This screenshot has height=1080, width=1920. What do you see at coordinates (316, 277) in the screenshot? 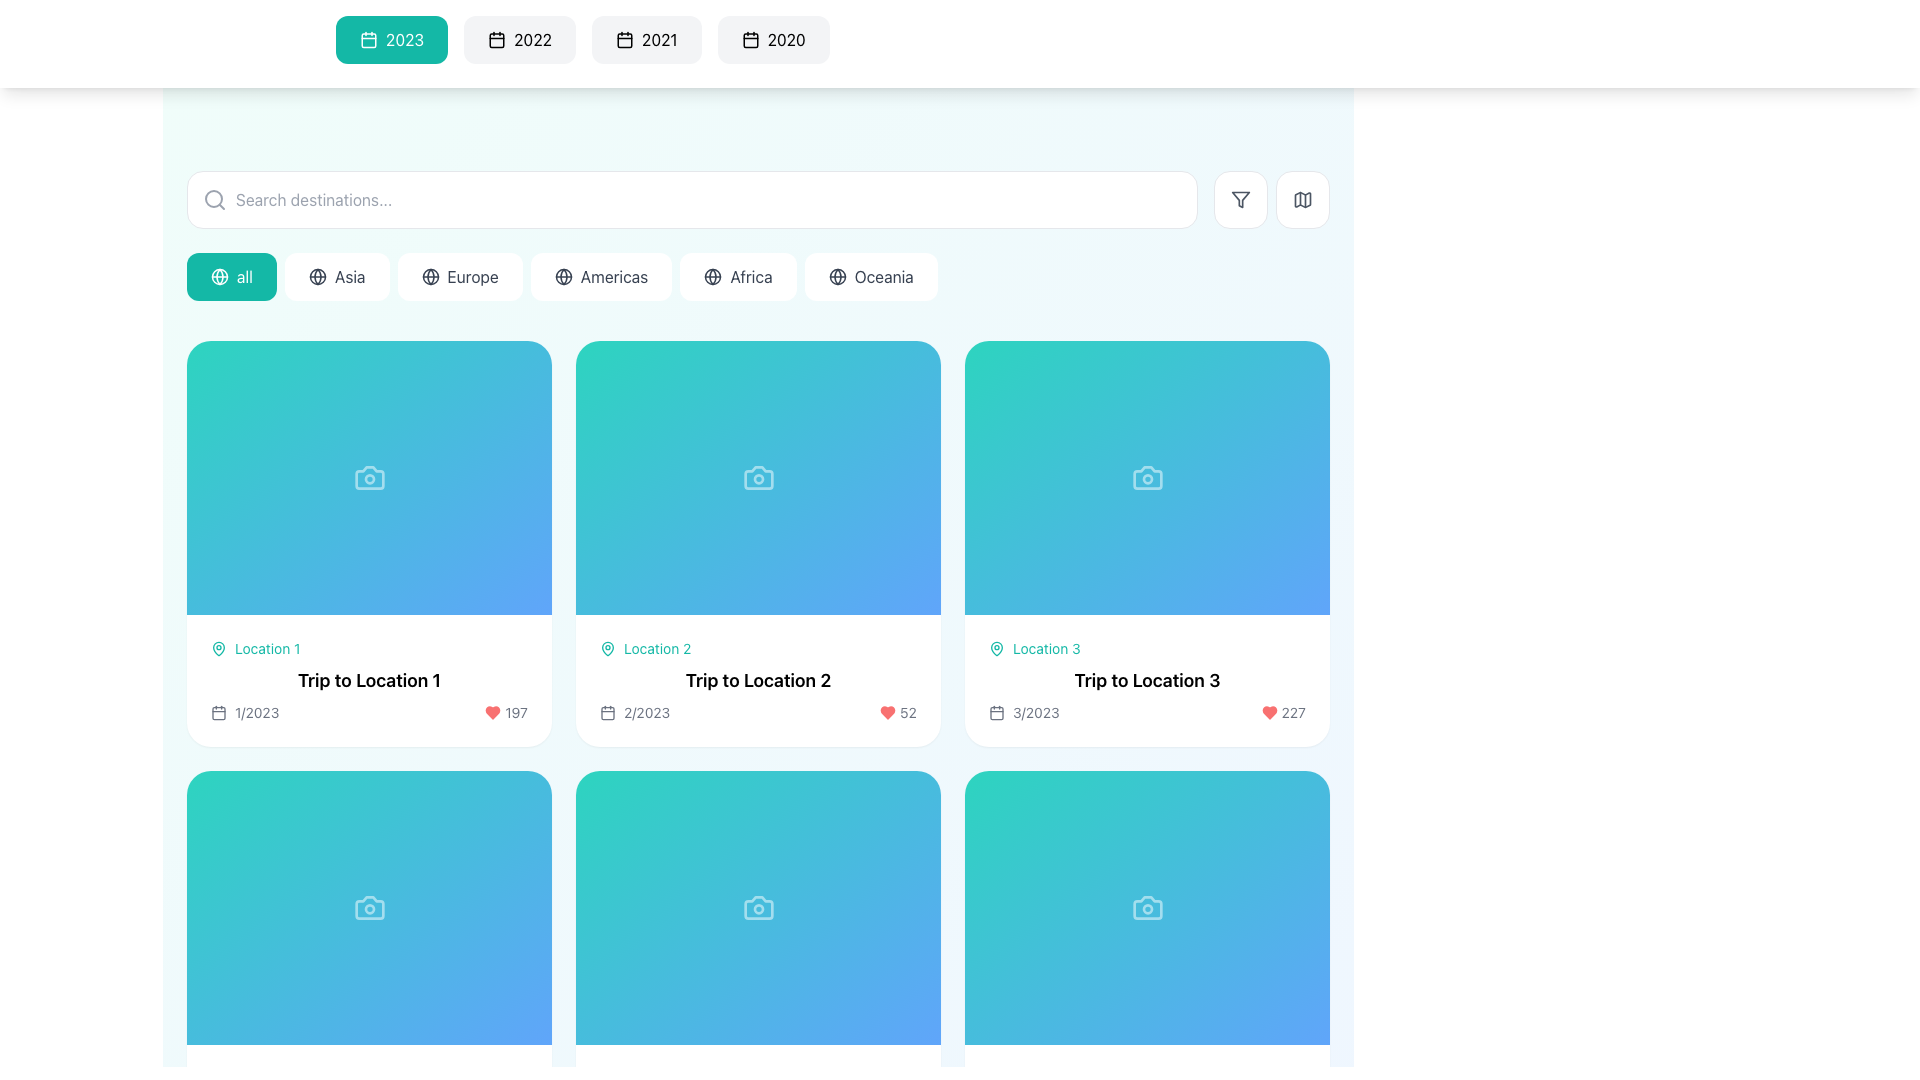
I see `the 'Asia' filter button icon, which is a symbolic representation located to the left of the text 'Asia' in a pill-shaped button within a horizontal list of filter buttons` at bounding box center [316, 277].